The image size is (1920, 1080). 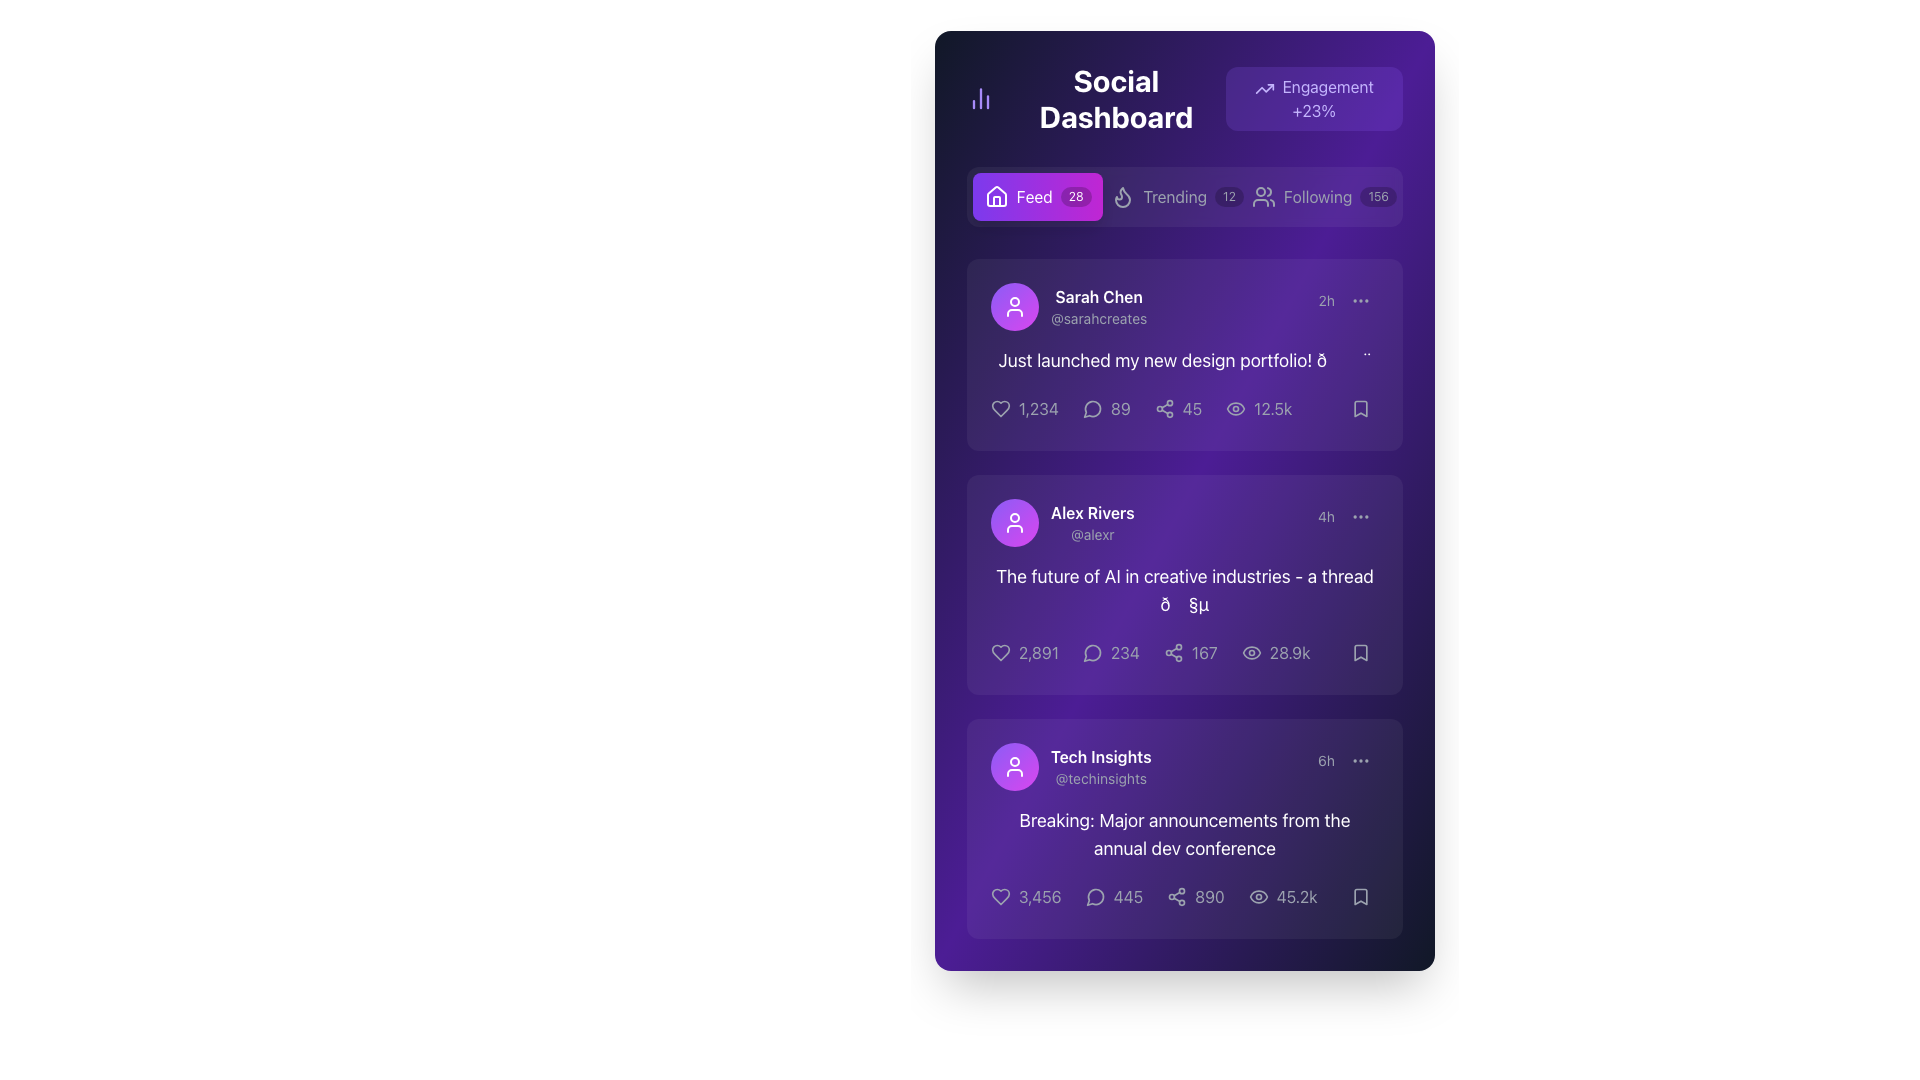 I want to click on the text label or headline conveying the news update from 'Tech Insights', located in the third content block beneath the user's name and timestamp, so click(x=1185, y=834).